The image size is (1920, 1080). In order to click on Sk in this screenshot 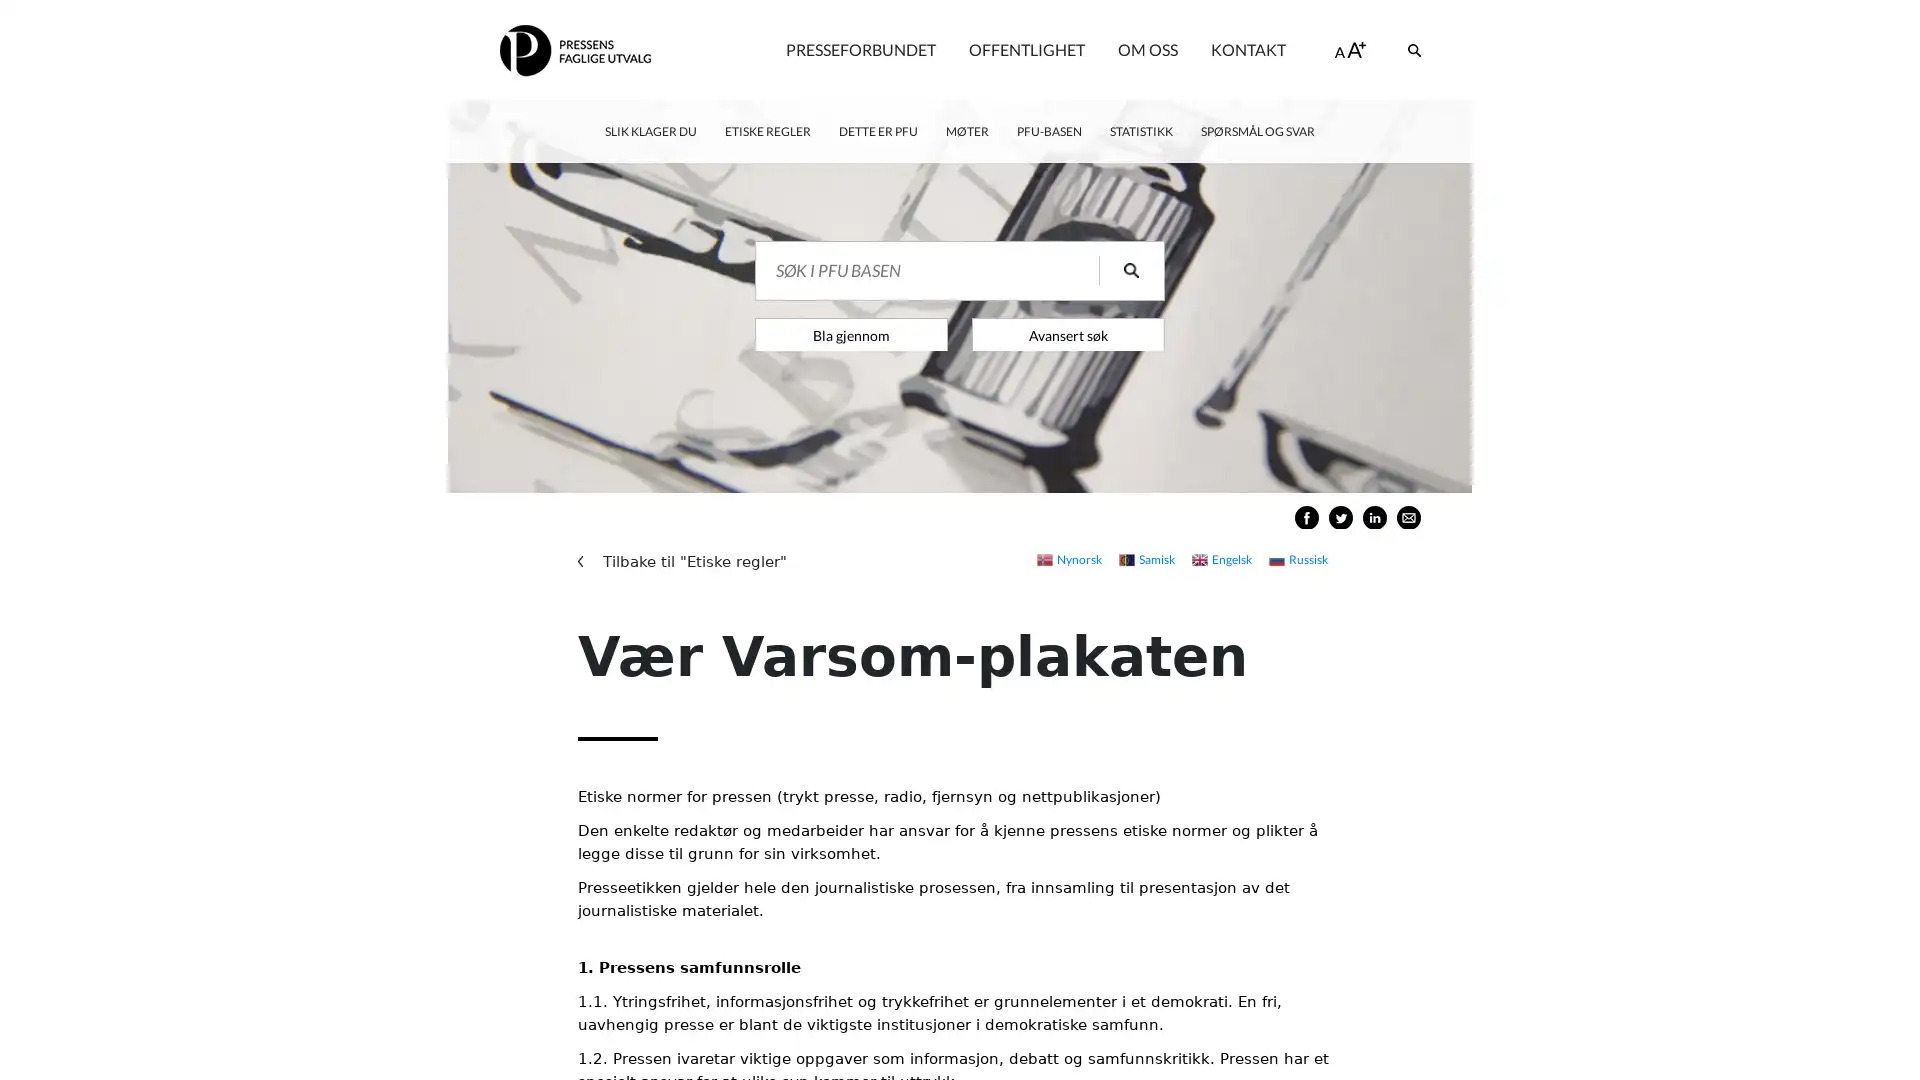, I will do `click(1117, 270)`.